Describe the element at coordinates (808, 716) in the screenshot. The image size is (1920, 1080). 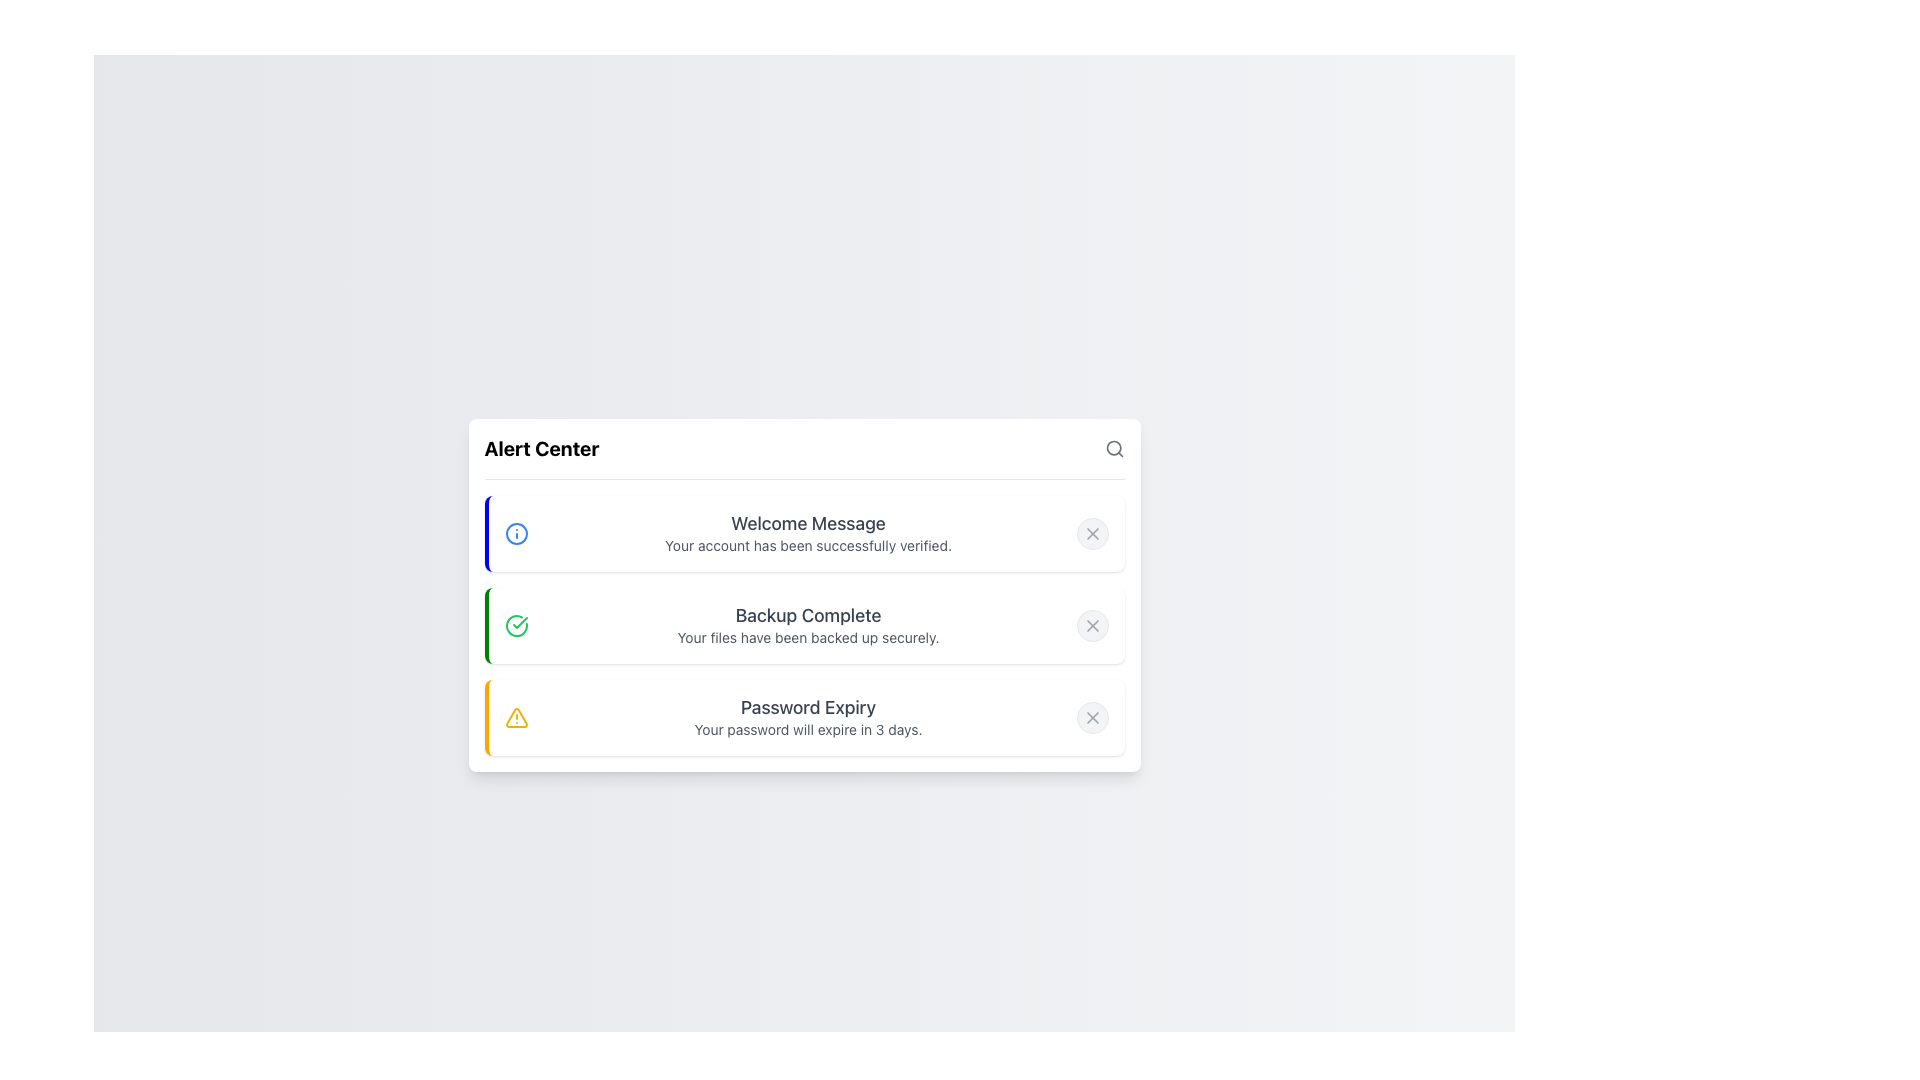
I see `the Informational Text Component that notifies the user about their password expiry, located at the bottom of the Alert Center section, within a notification card with an orange left border` at that location.